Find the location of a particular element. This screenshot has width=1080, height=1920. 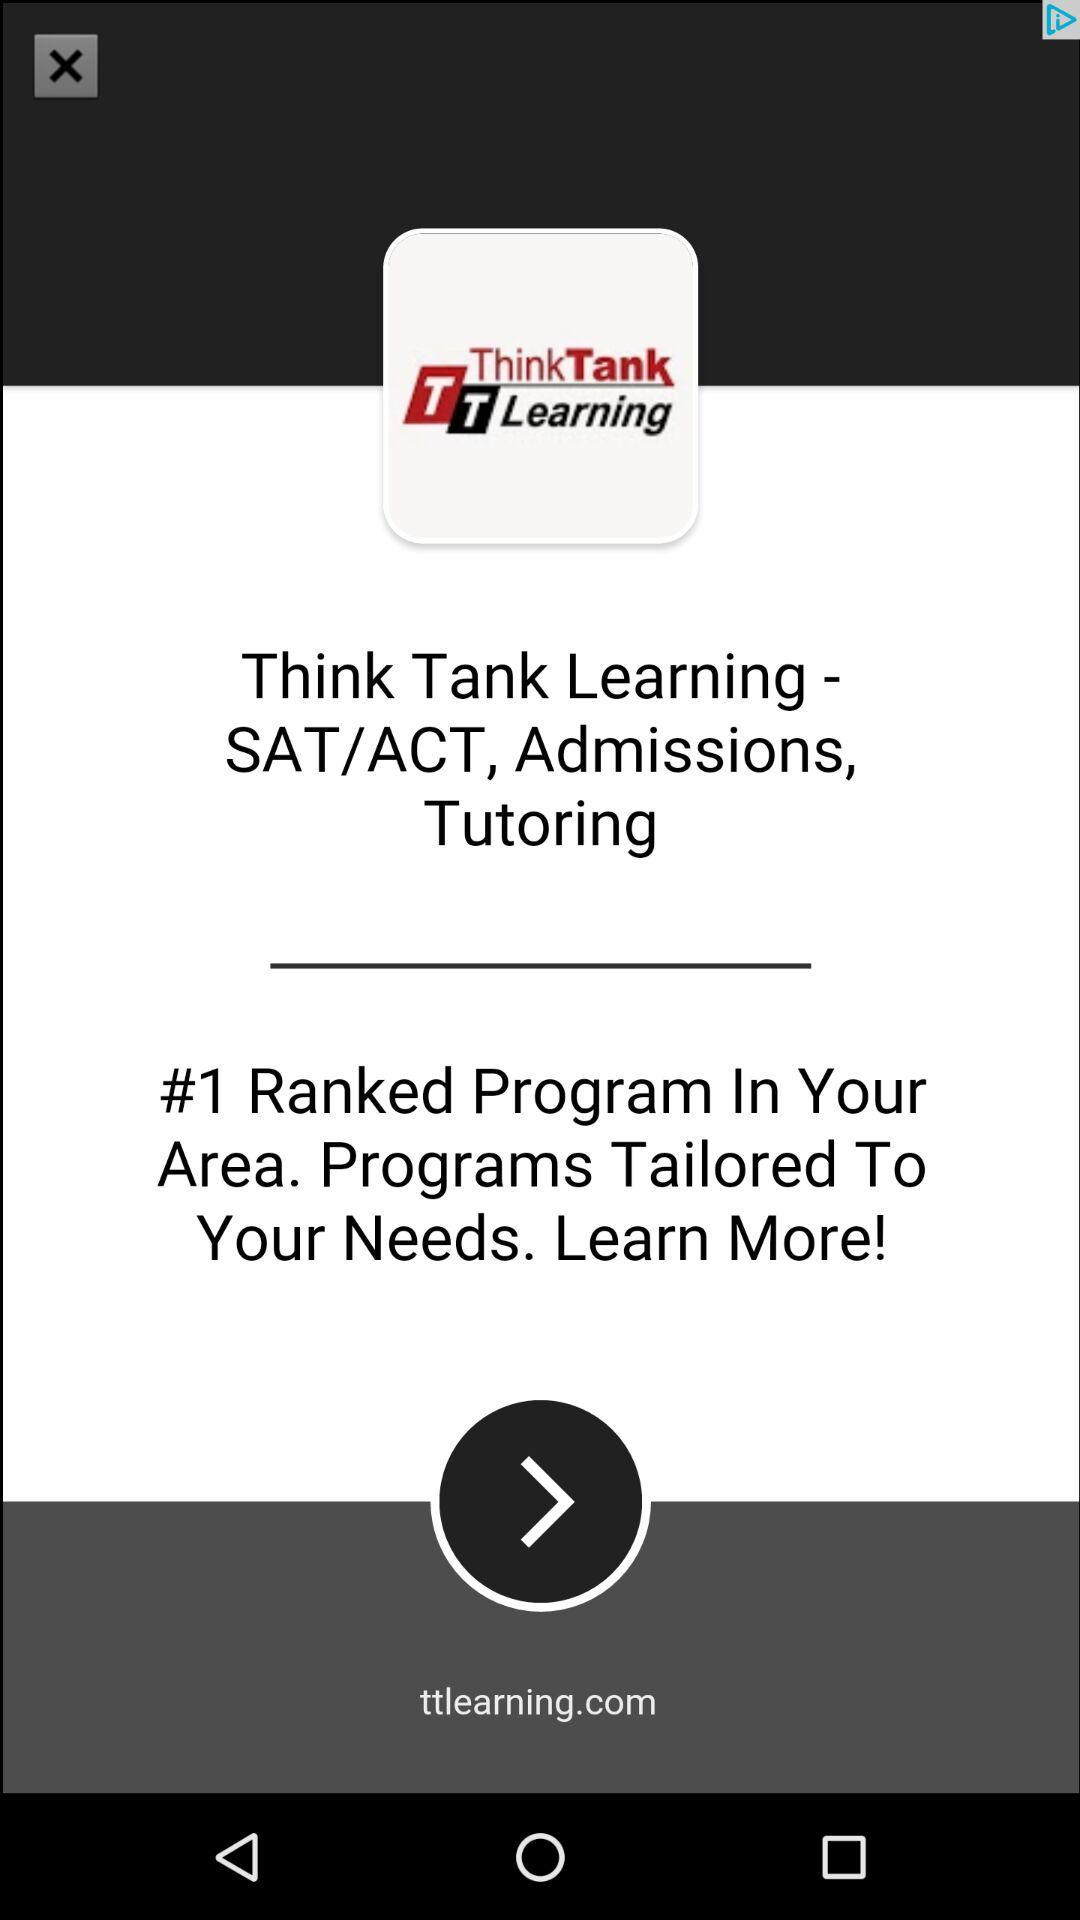

the close icon is located at coordinates (77, 83).